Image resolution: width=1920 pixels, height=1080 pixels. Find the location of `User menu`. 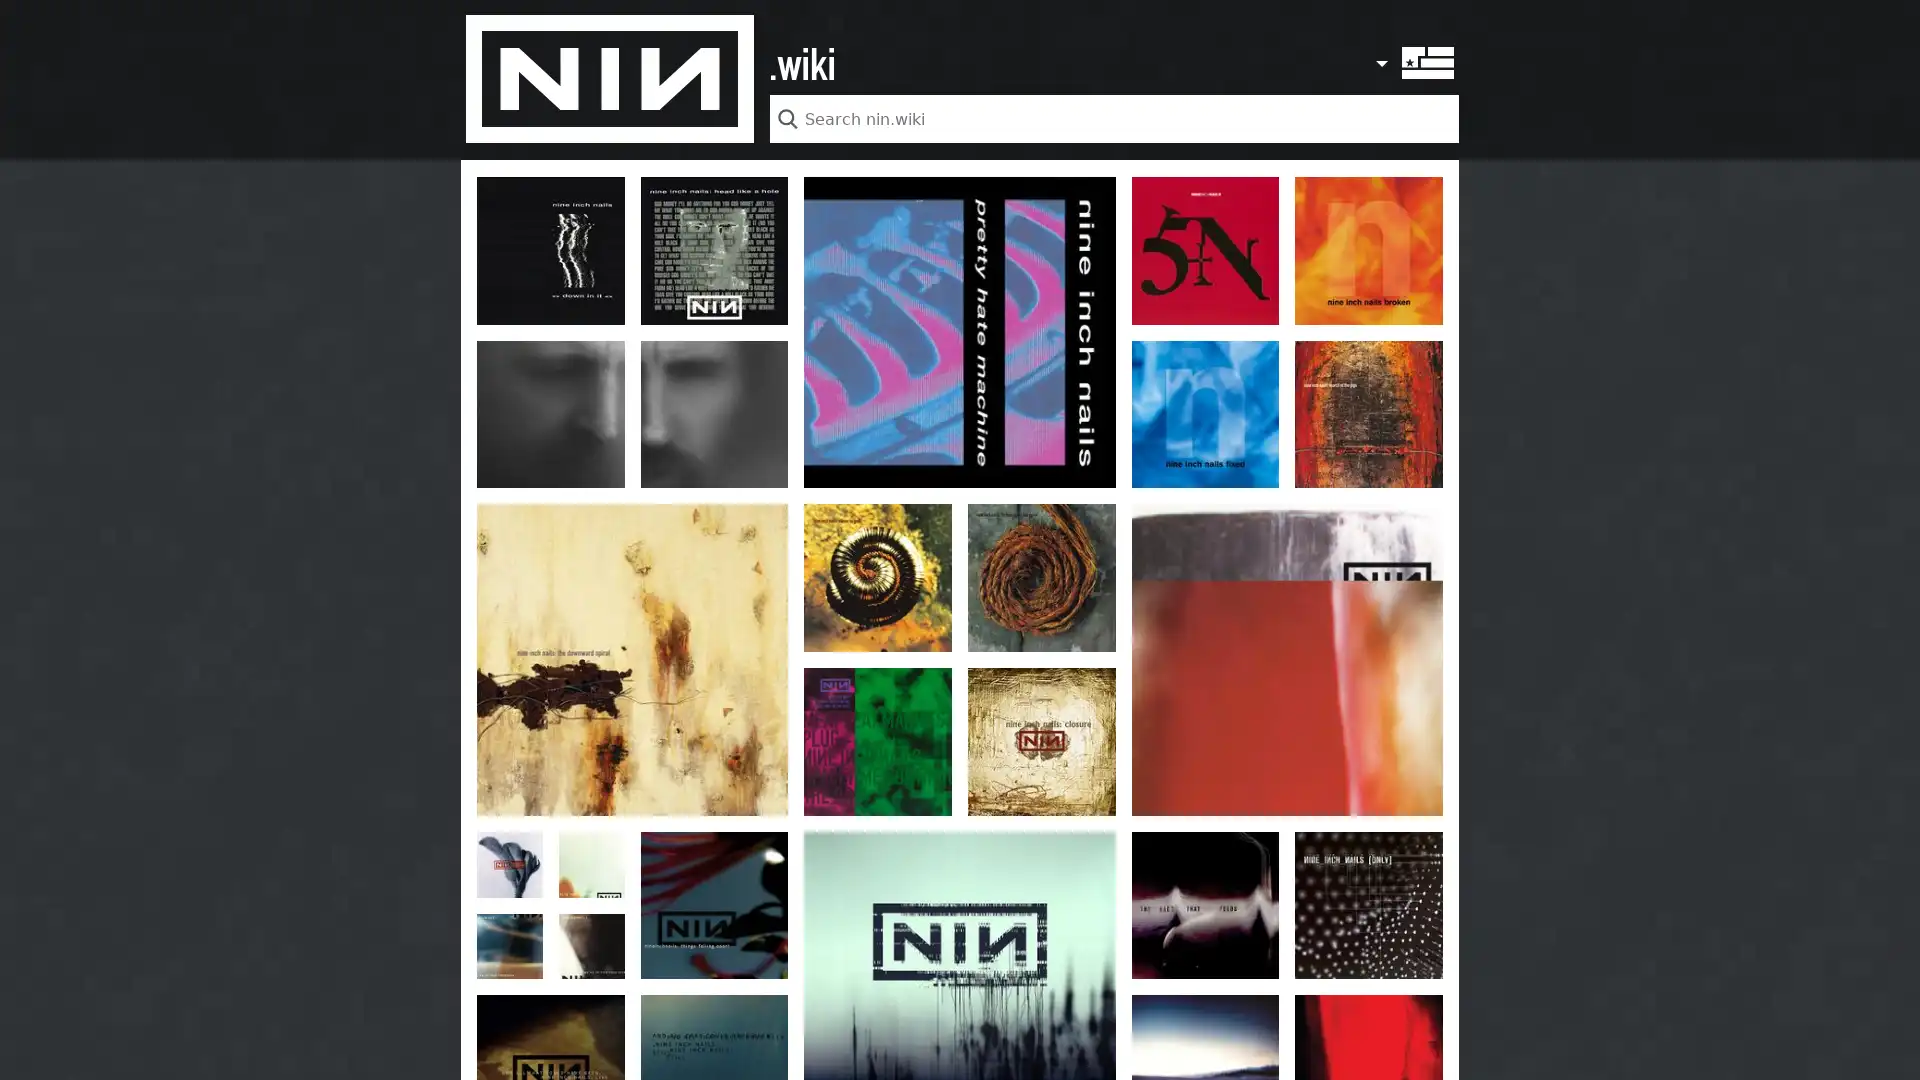

User menu is located at coordinates (1384, 52).